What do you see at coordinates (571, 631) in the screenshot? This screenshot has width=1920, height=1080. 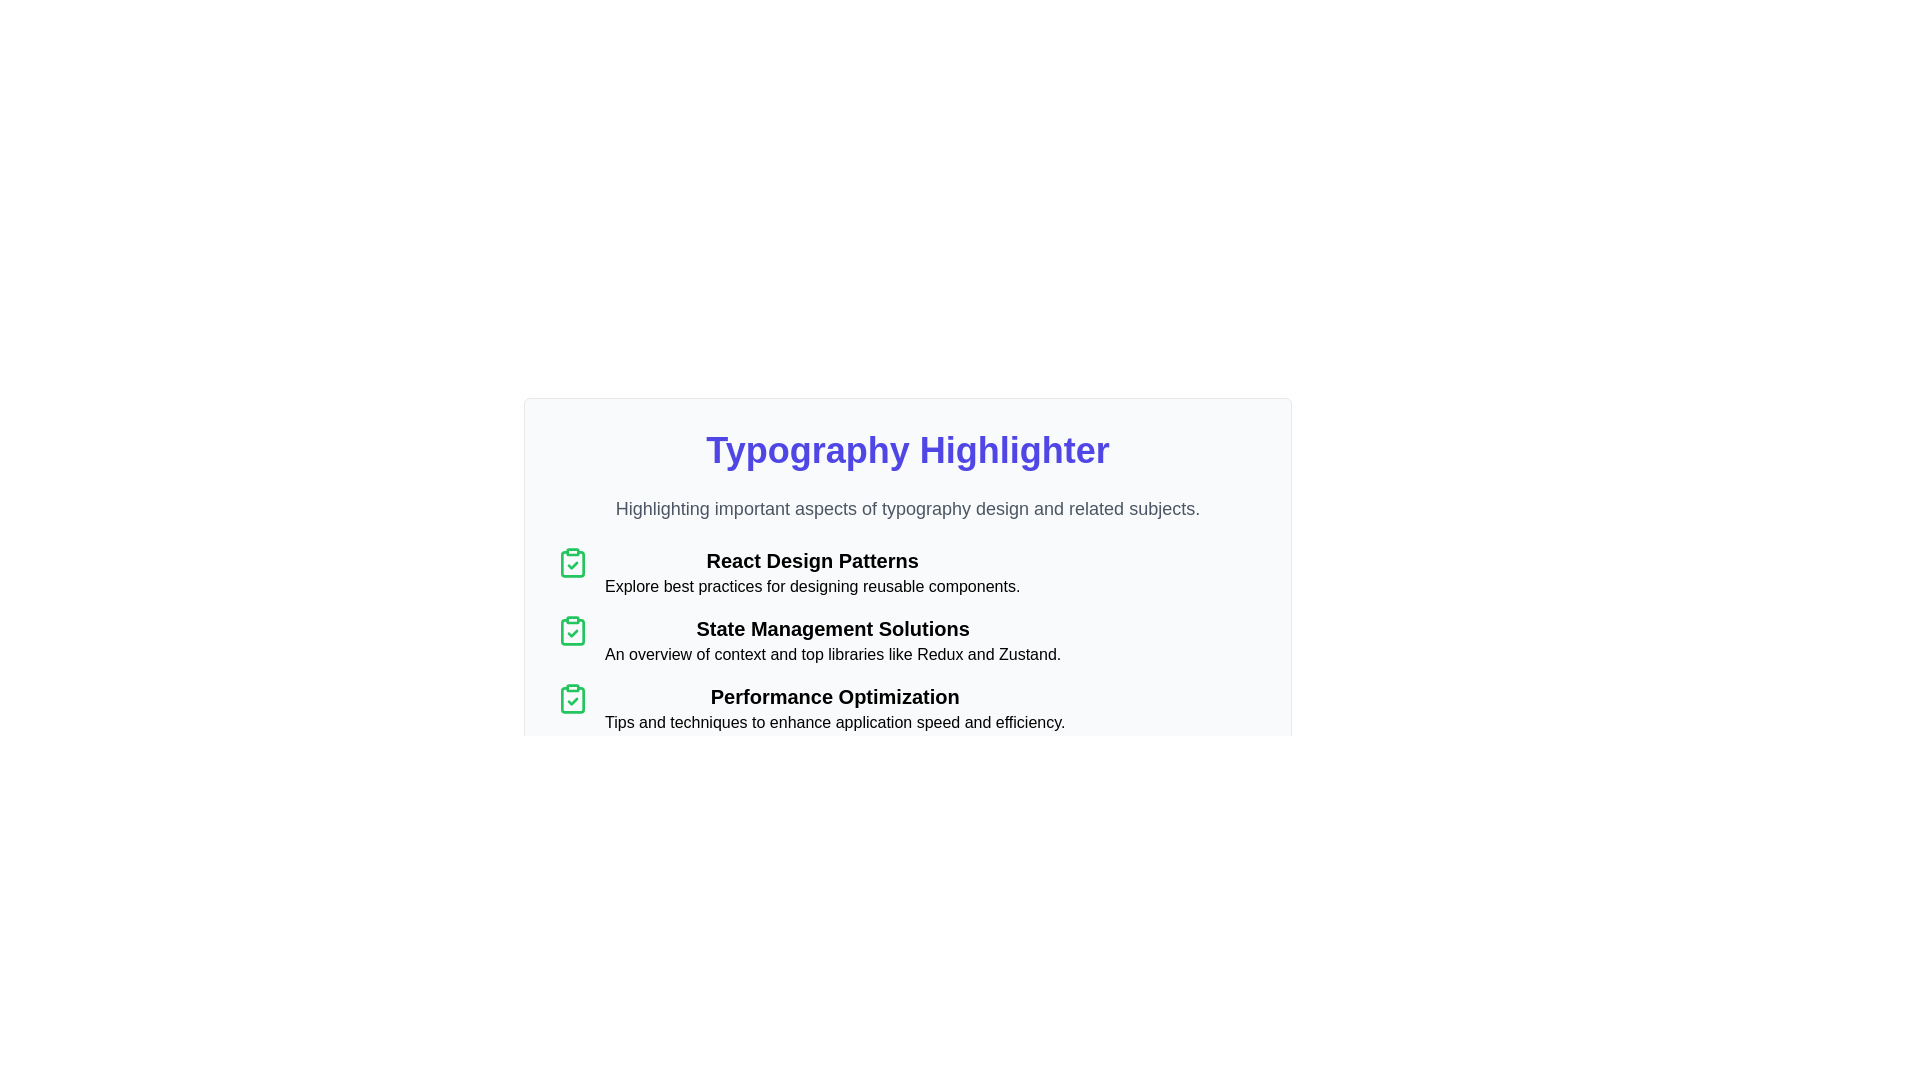 I see `the icon located on the left side of the 'State Management Solutions' section, which indicates the topic as completed, resolved, or selected` at bounding box center [571, 631].